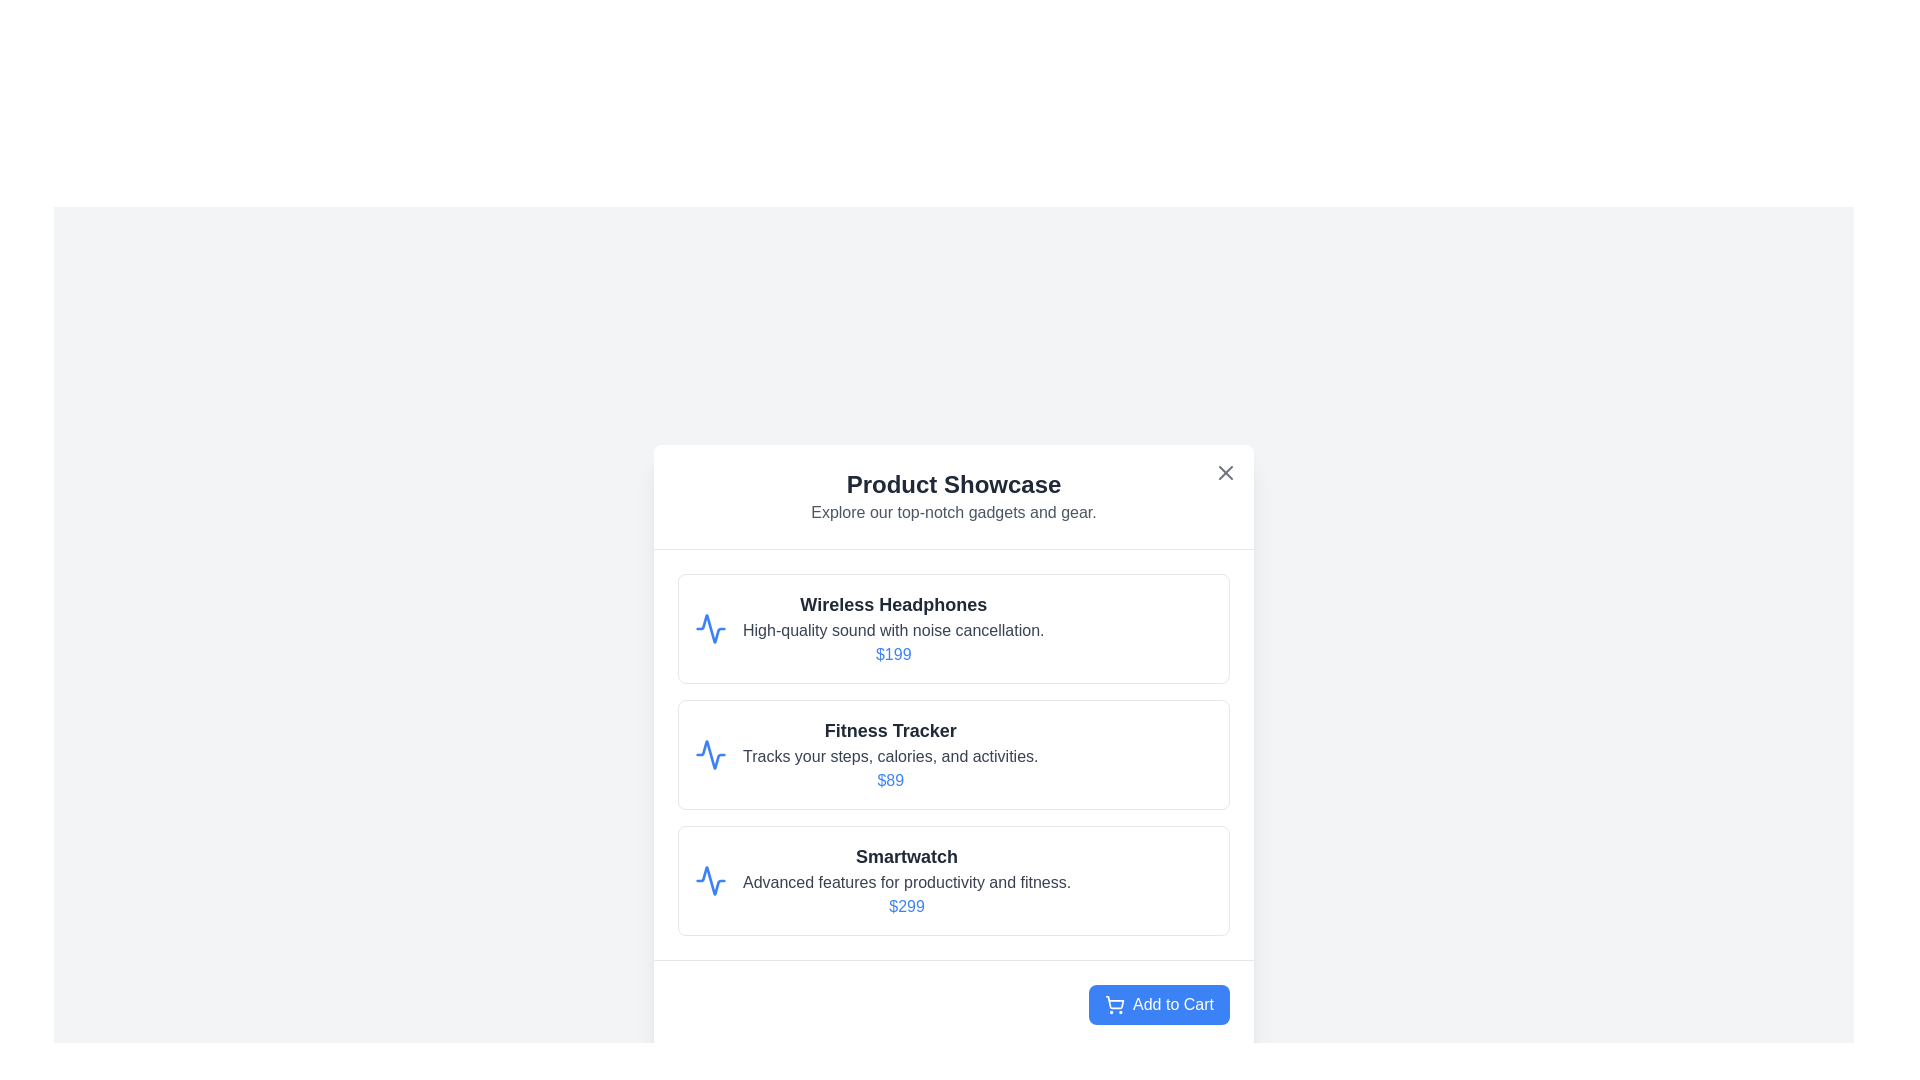 The image size is (1920, 1080). I want to click on the Product card titled 'Fitness Tracker', which is the second card in the list and is centered within the modal dialog, so click(953, 755).